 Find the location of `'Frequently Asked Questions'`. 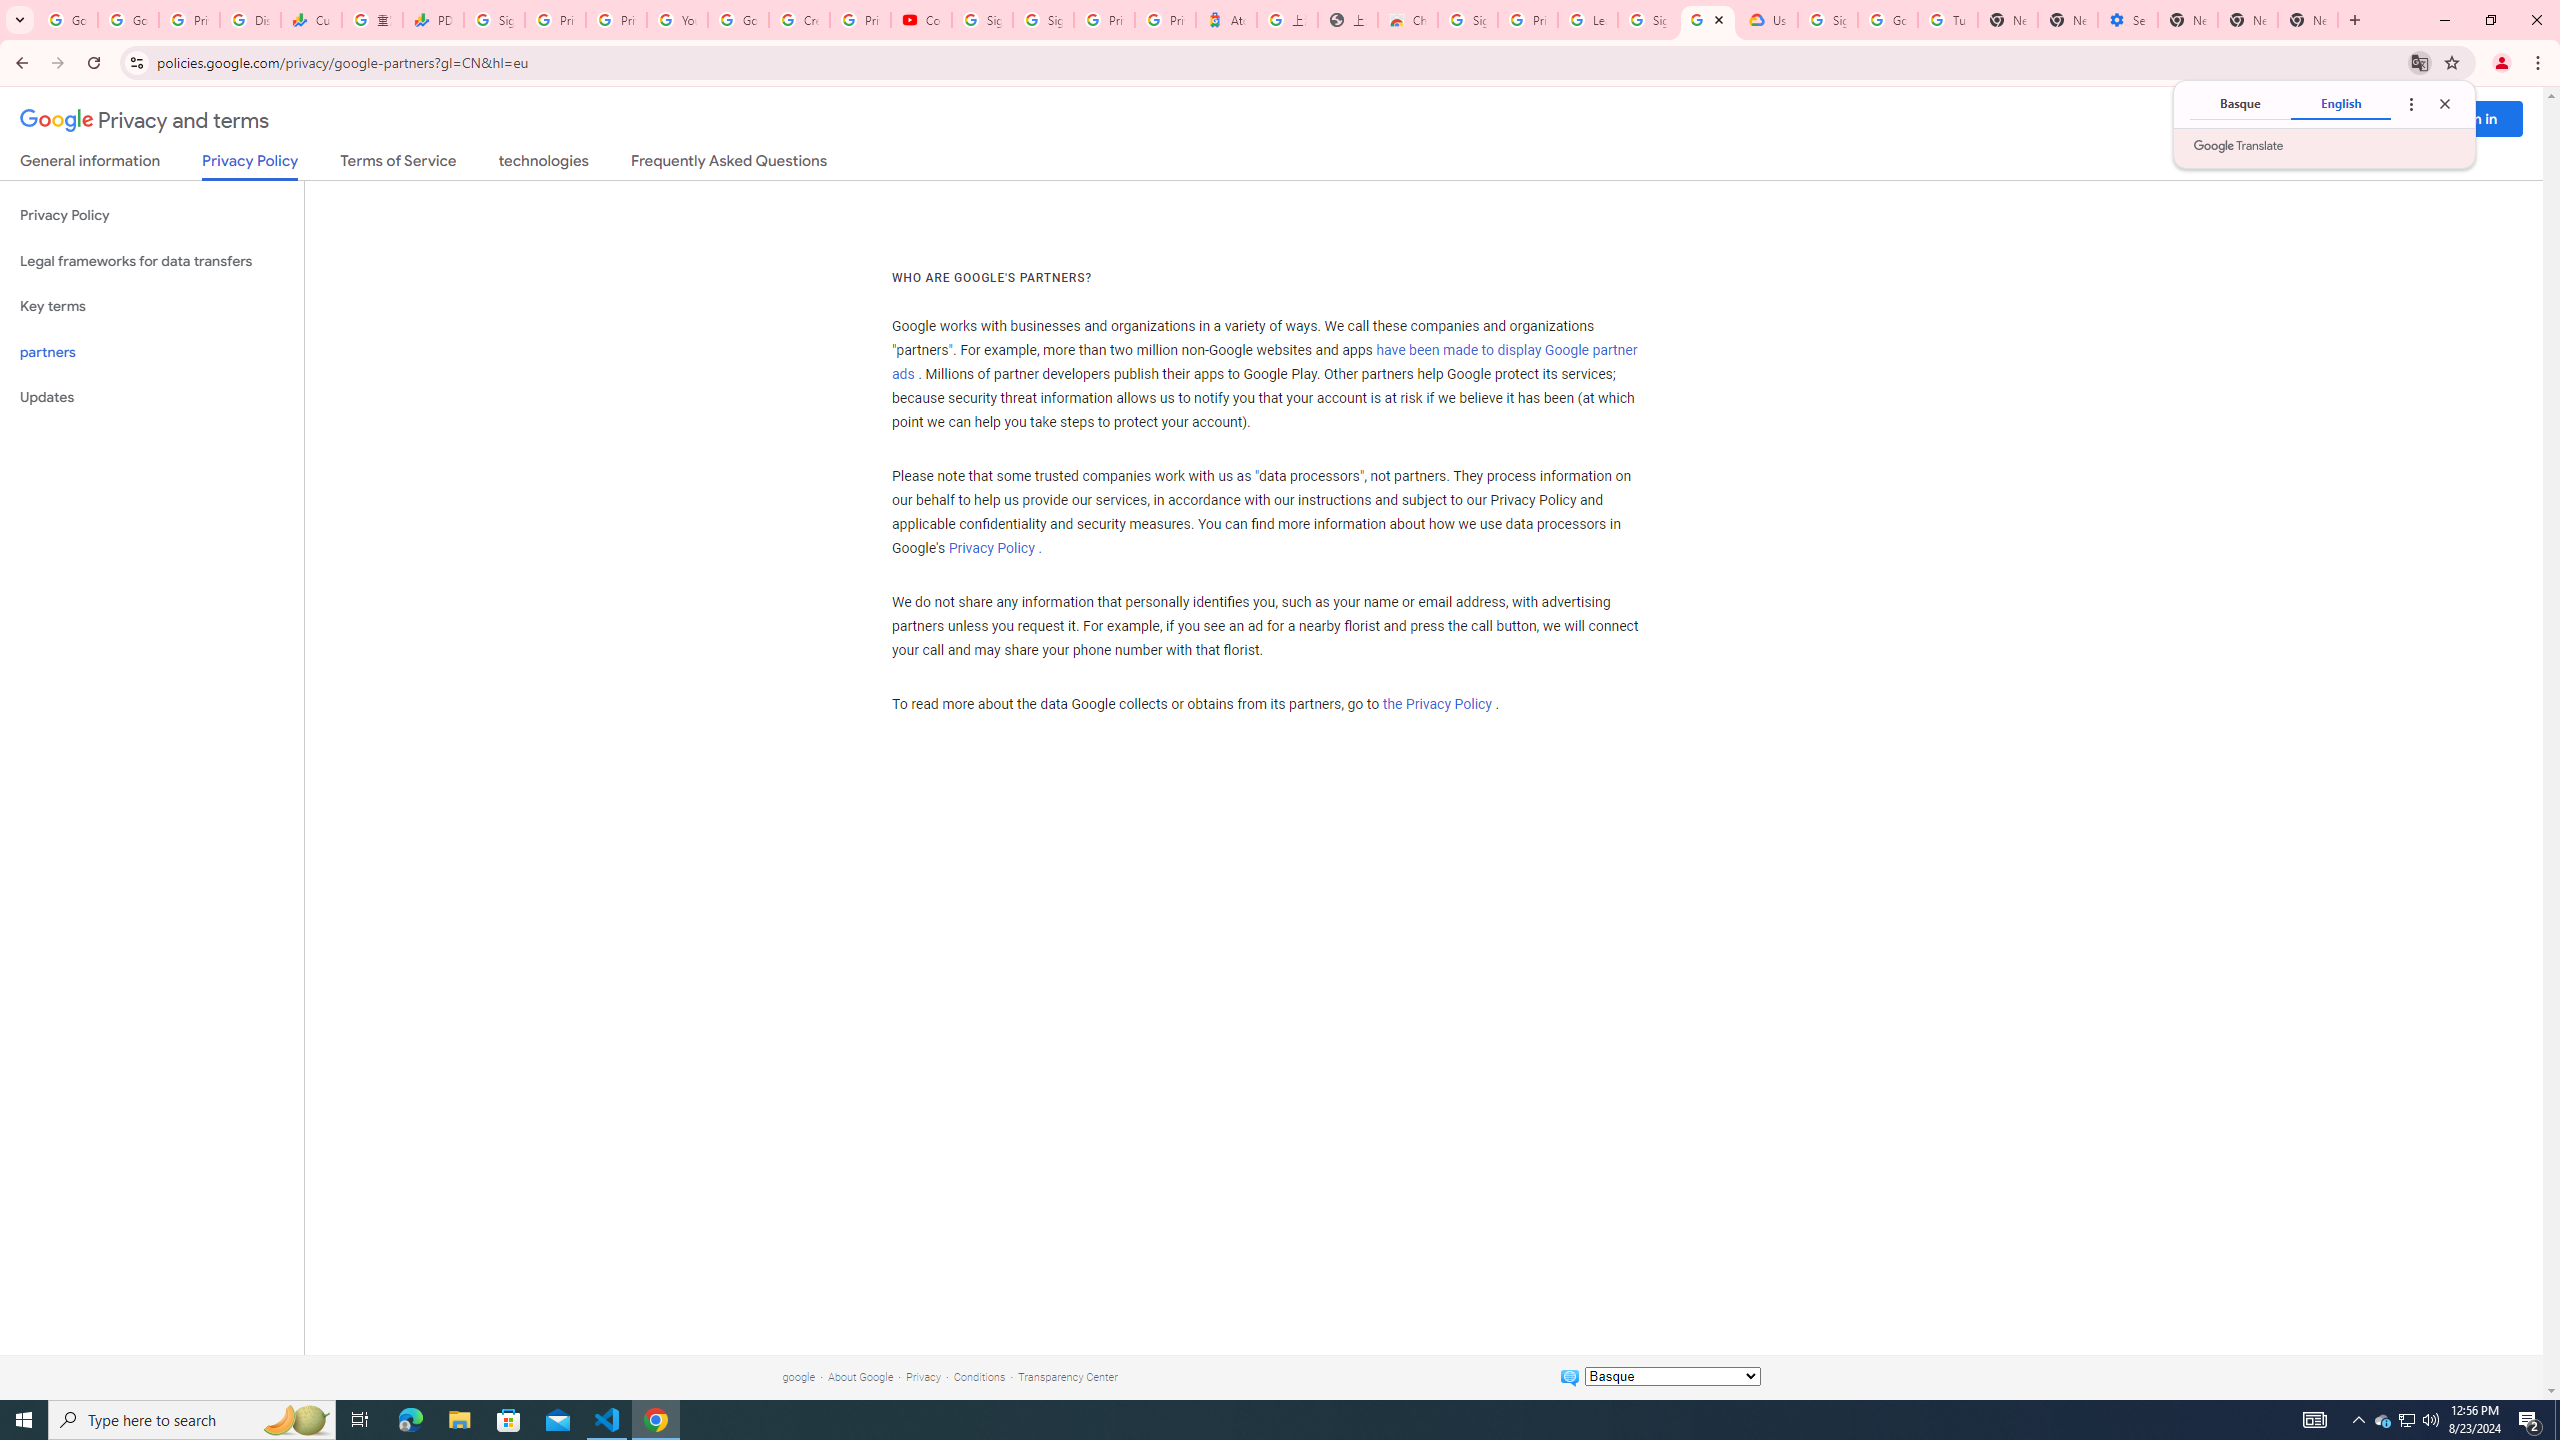

'Frequently Asked Questions' is located at coordinates (727, 164).